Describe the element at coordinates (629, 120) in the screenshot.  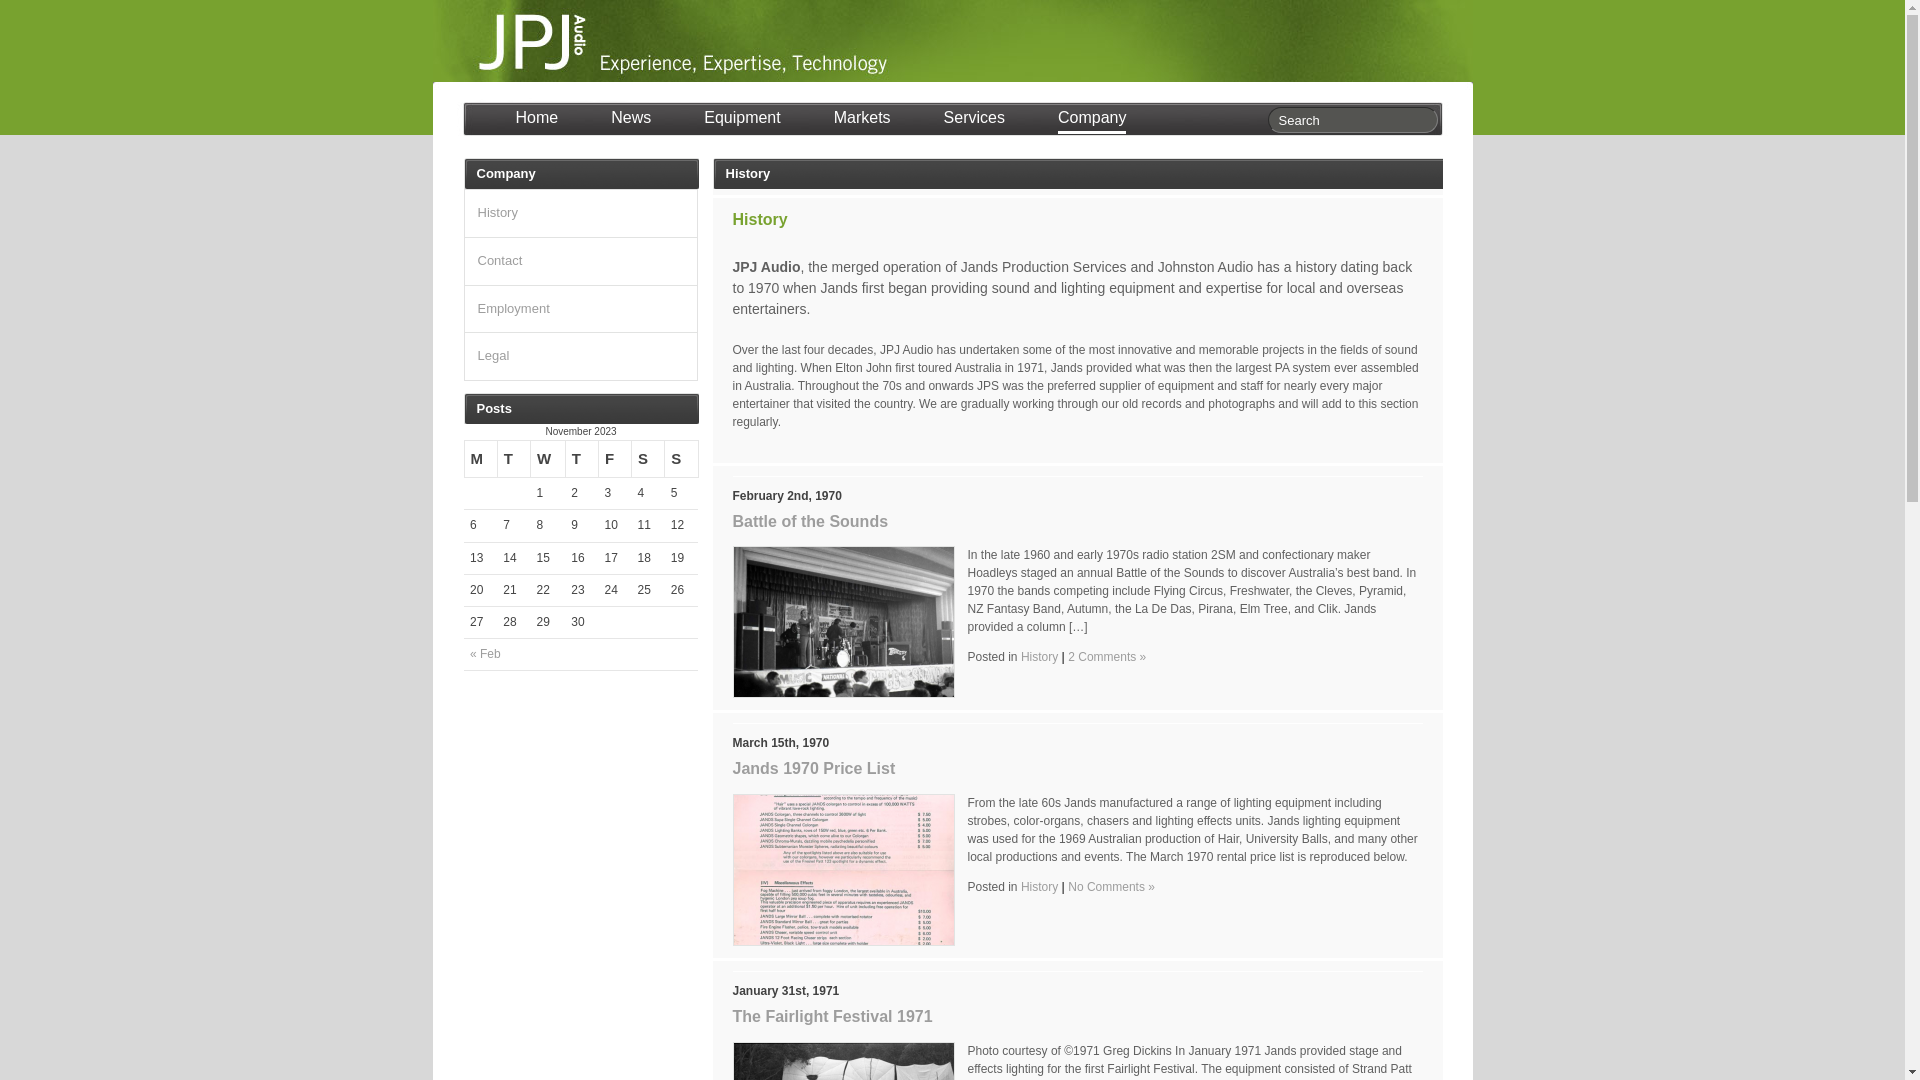
I see `'News'` at that location.